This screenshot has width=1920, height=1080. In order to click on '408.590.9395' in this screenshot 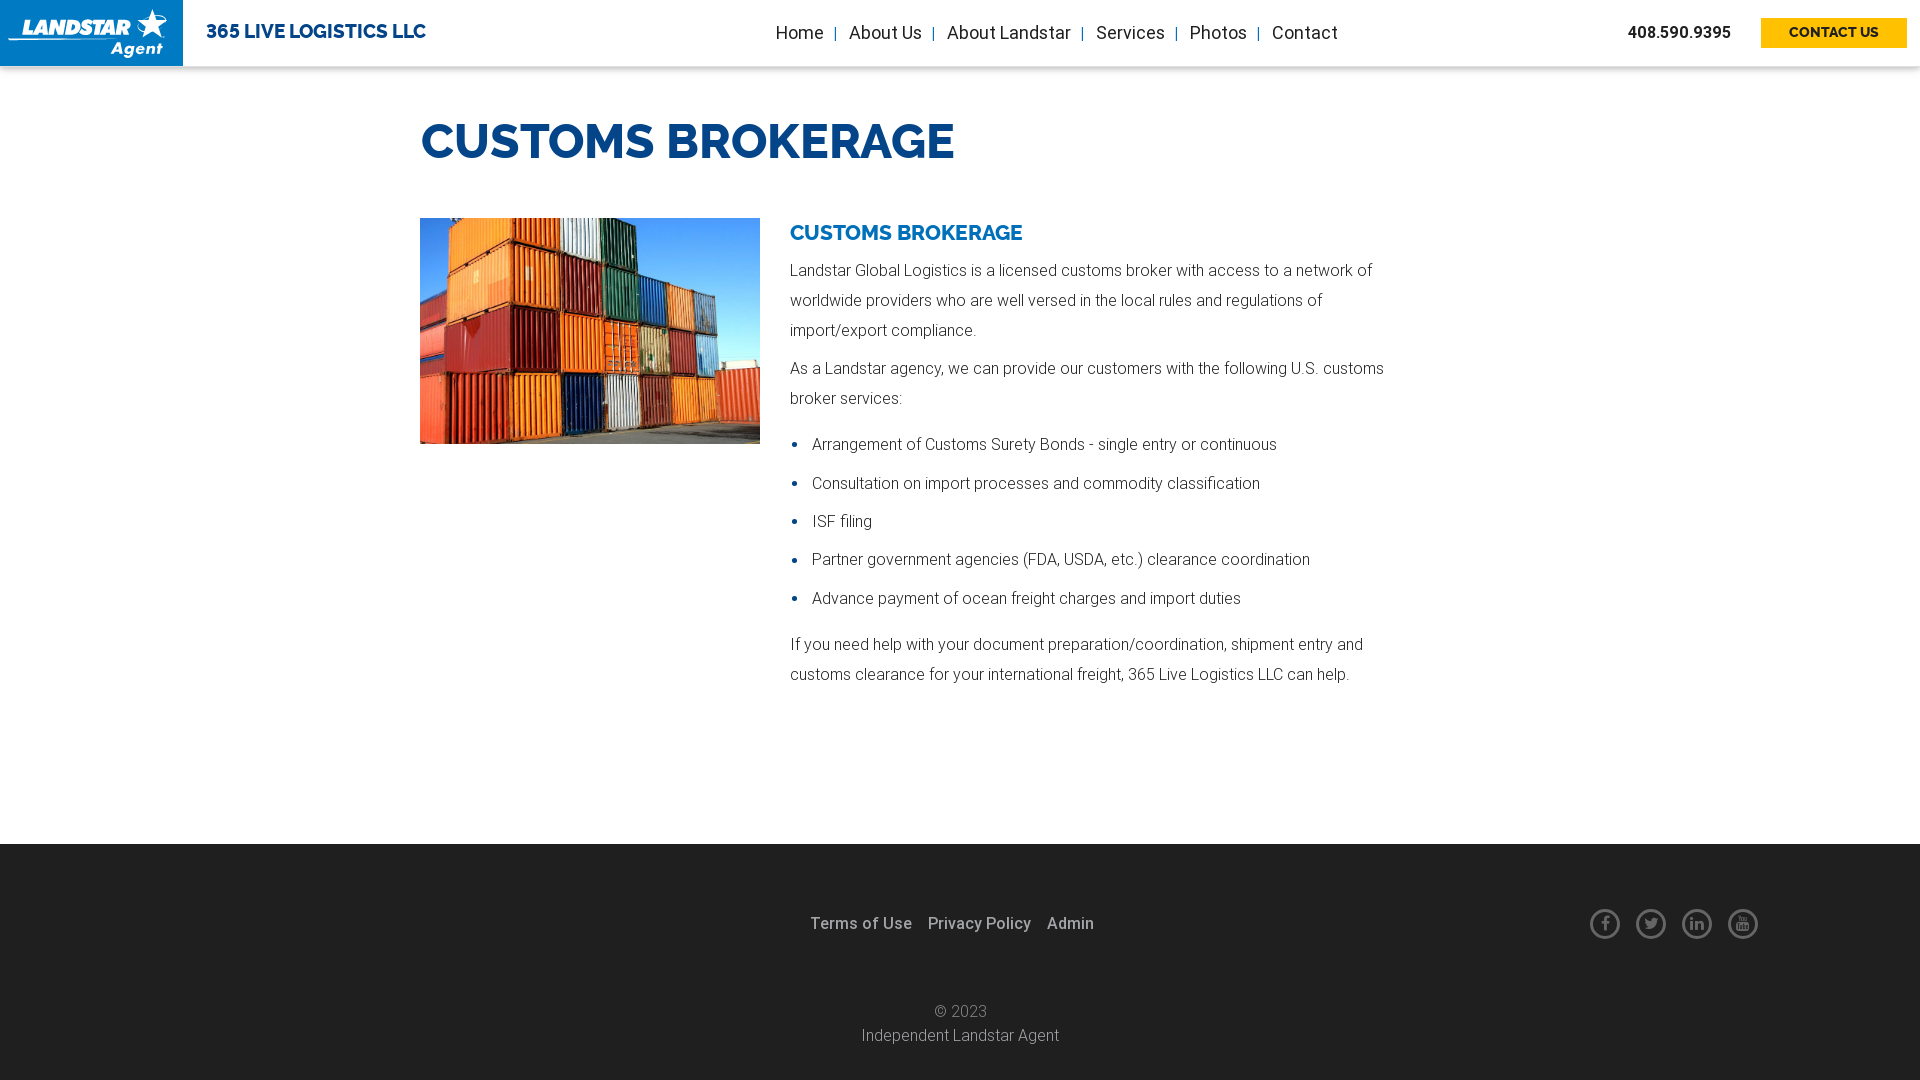, I will do `click(1690, 33)`.